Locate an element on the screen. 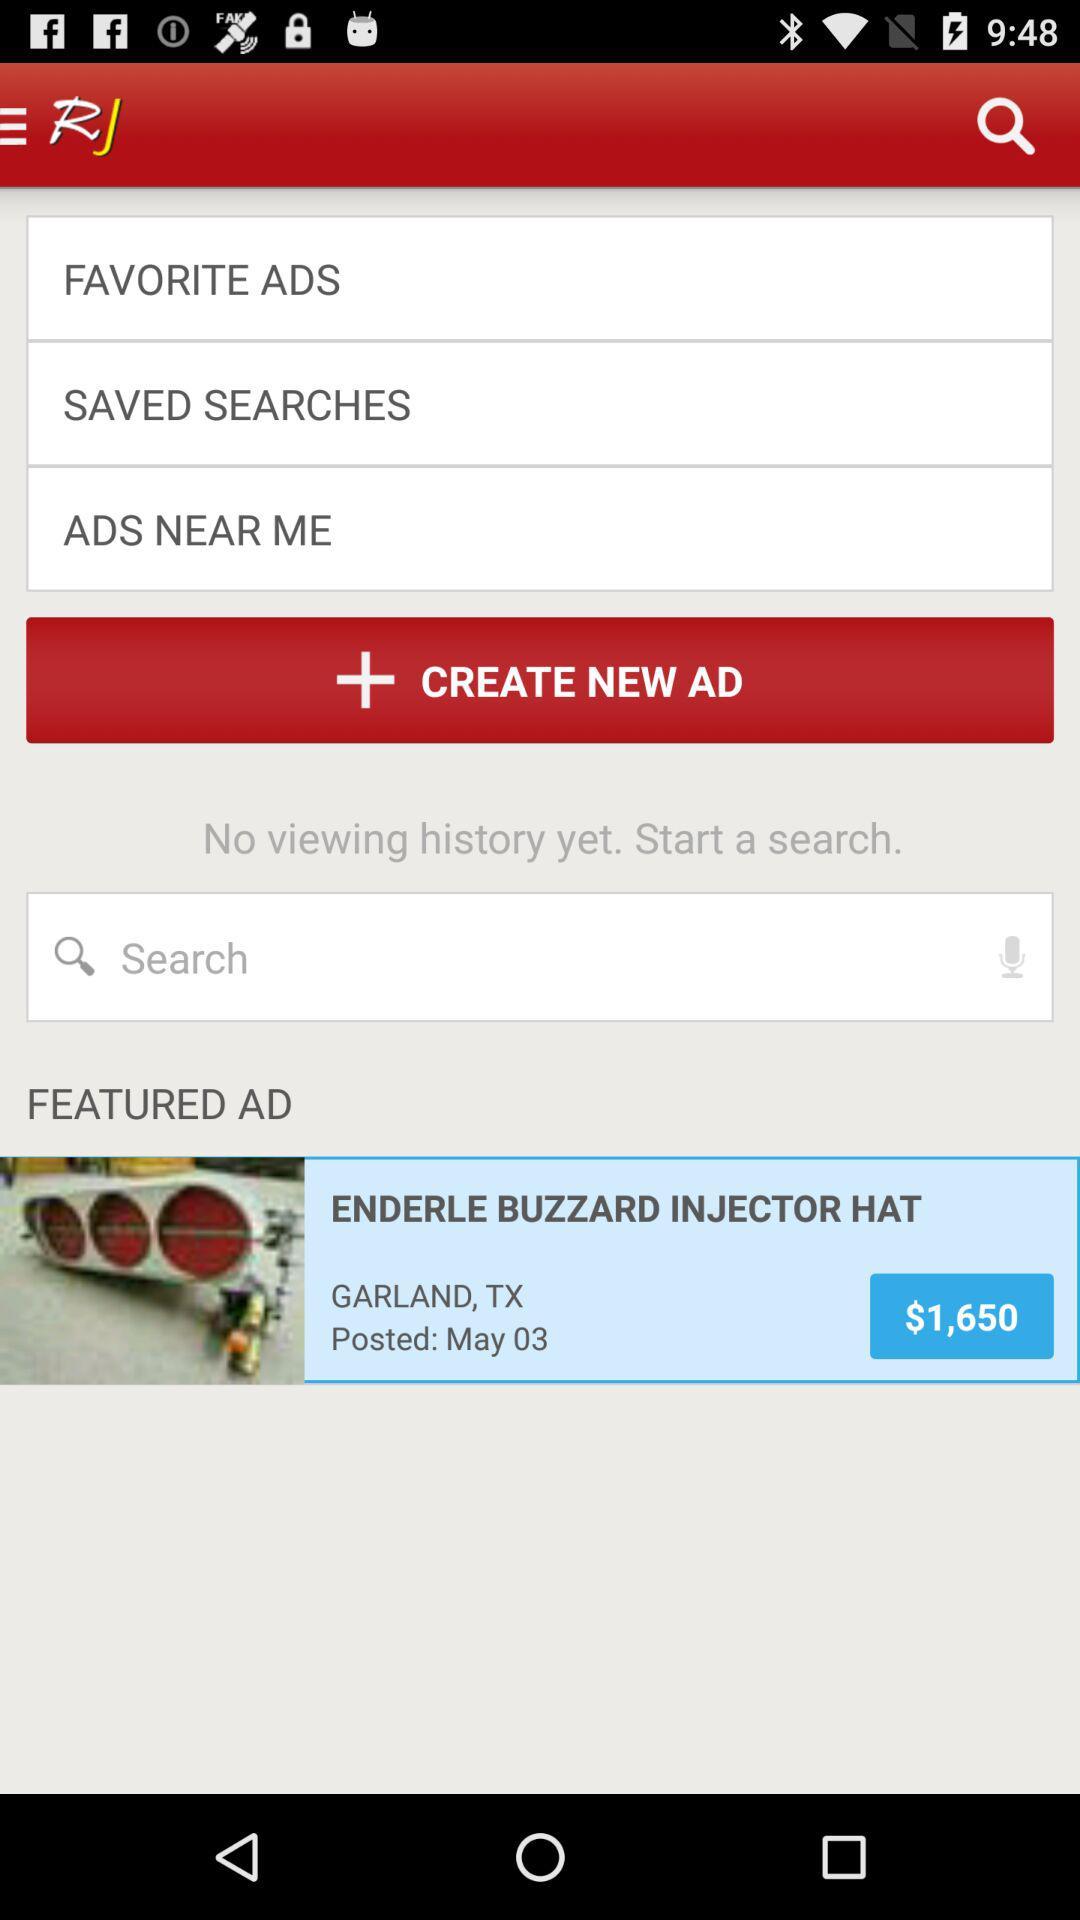  app to the left of the $1,650 item is located at coordinates (586, 1337).